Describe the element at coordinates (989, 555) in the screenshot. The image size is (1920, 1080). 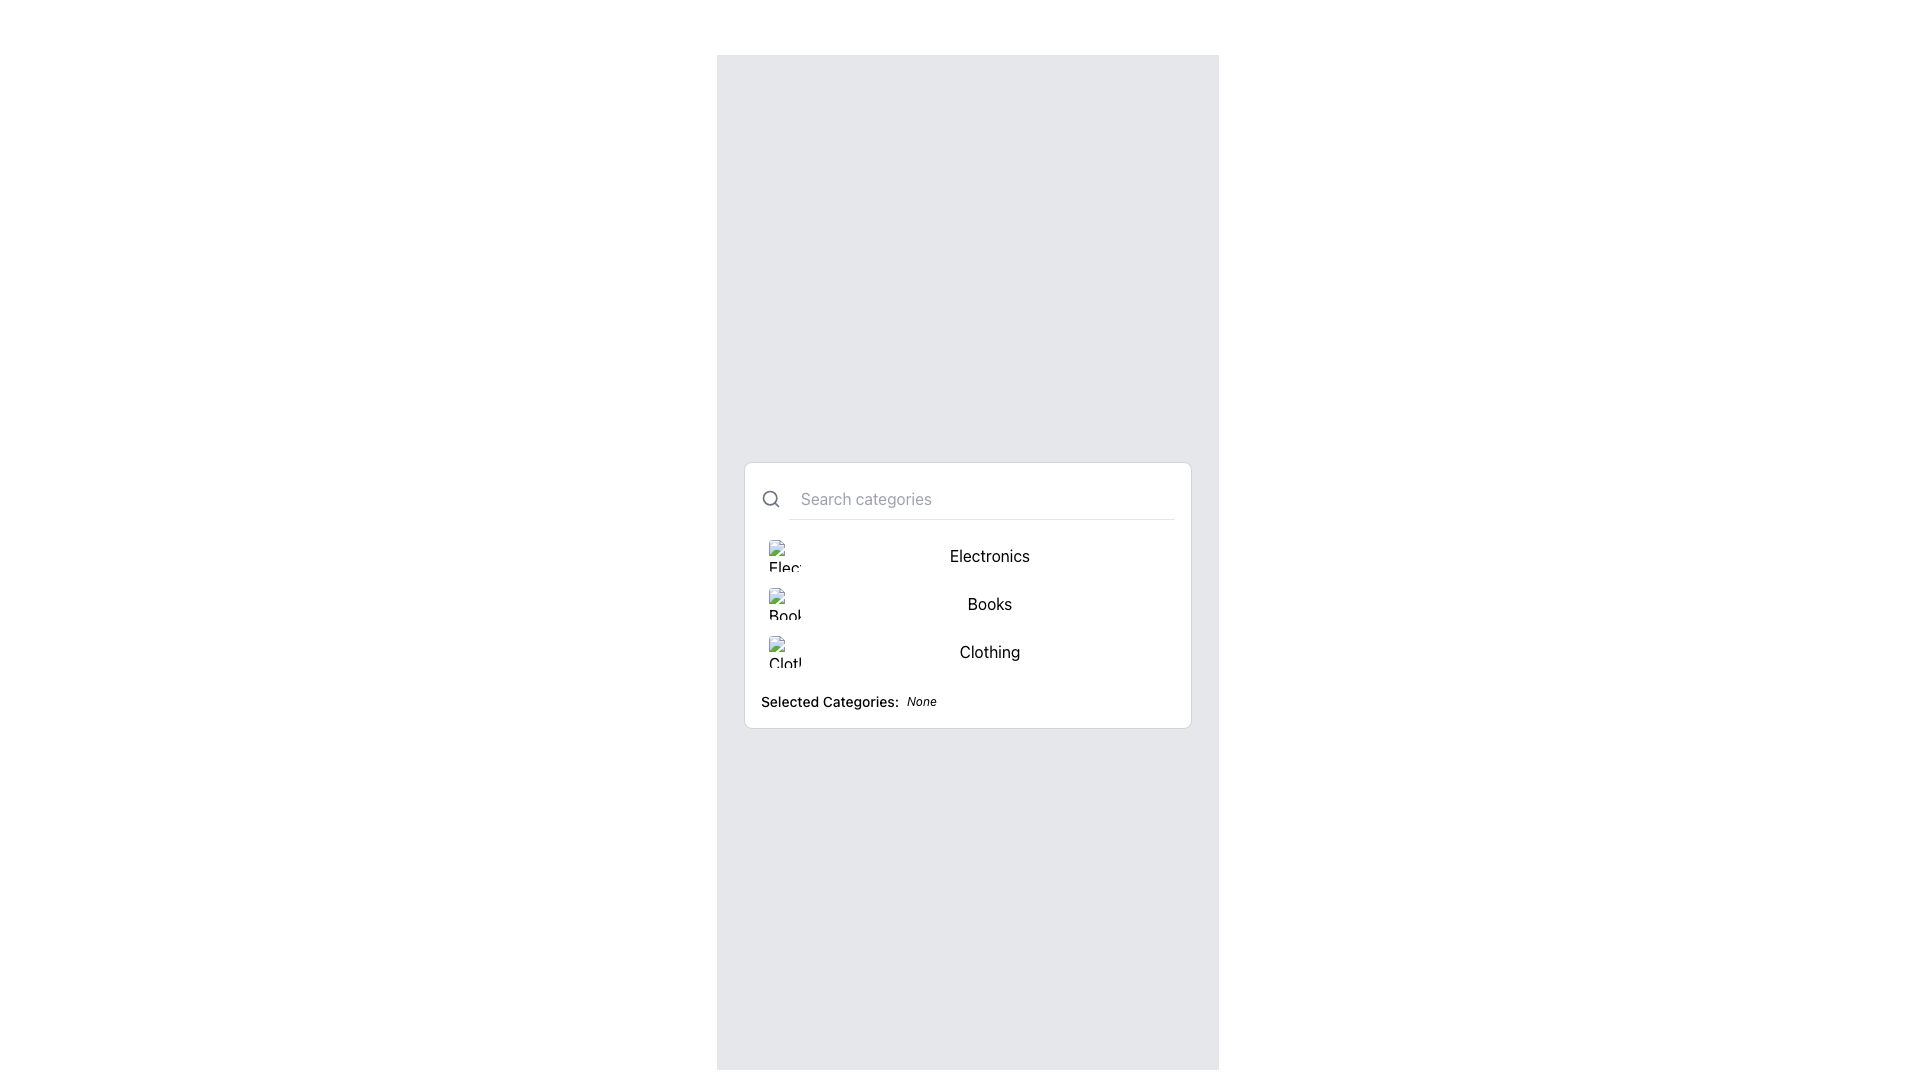
I see `text label displaying 'Electronics' located as the second item in a vertical list of categories, positioned to the right of its corresponding icon` at that location.